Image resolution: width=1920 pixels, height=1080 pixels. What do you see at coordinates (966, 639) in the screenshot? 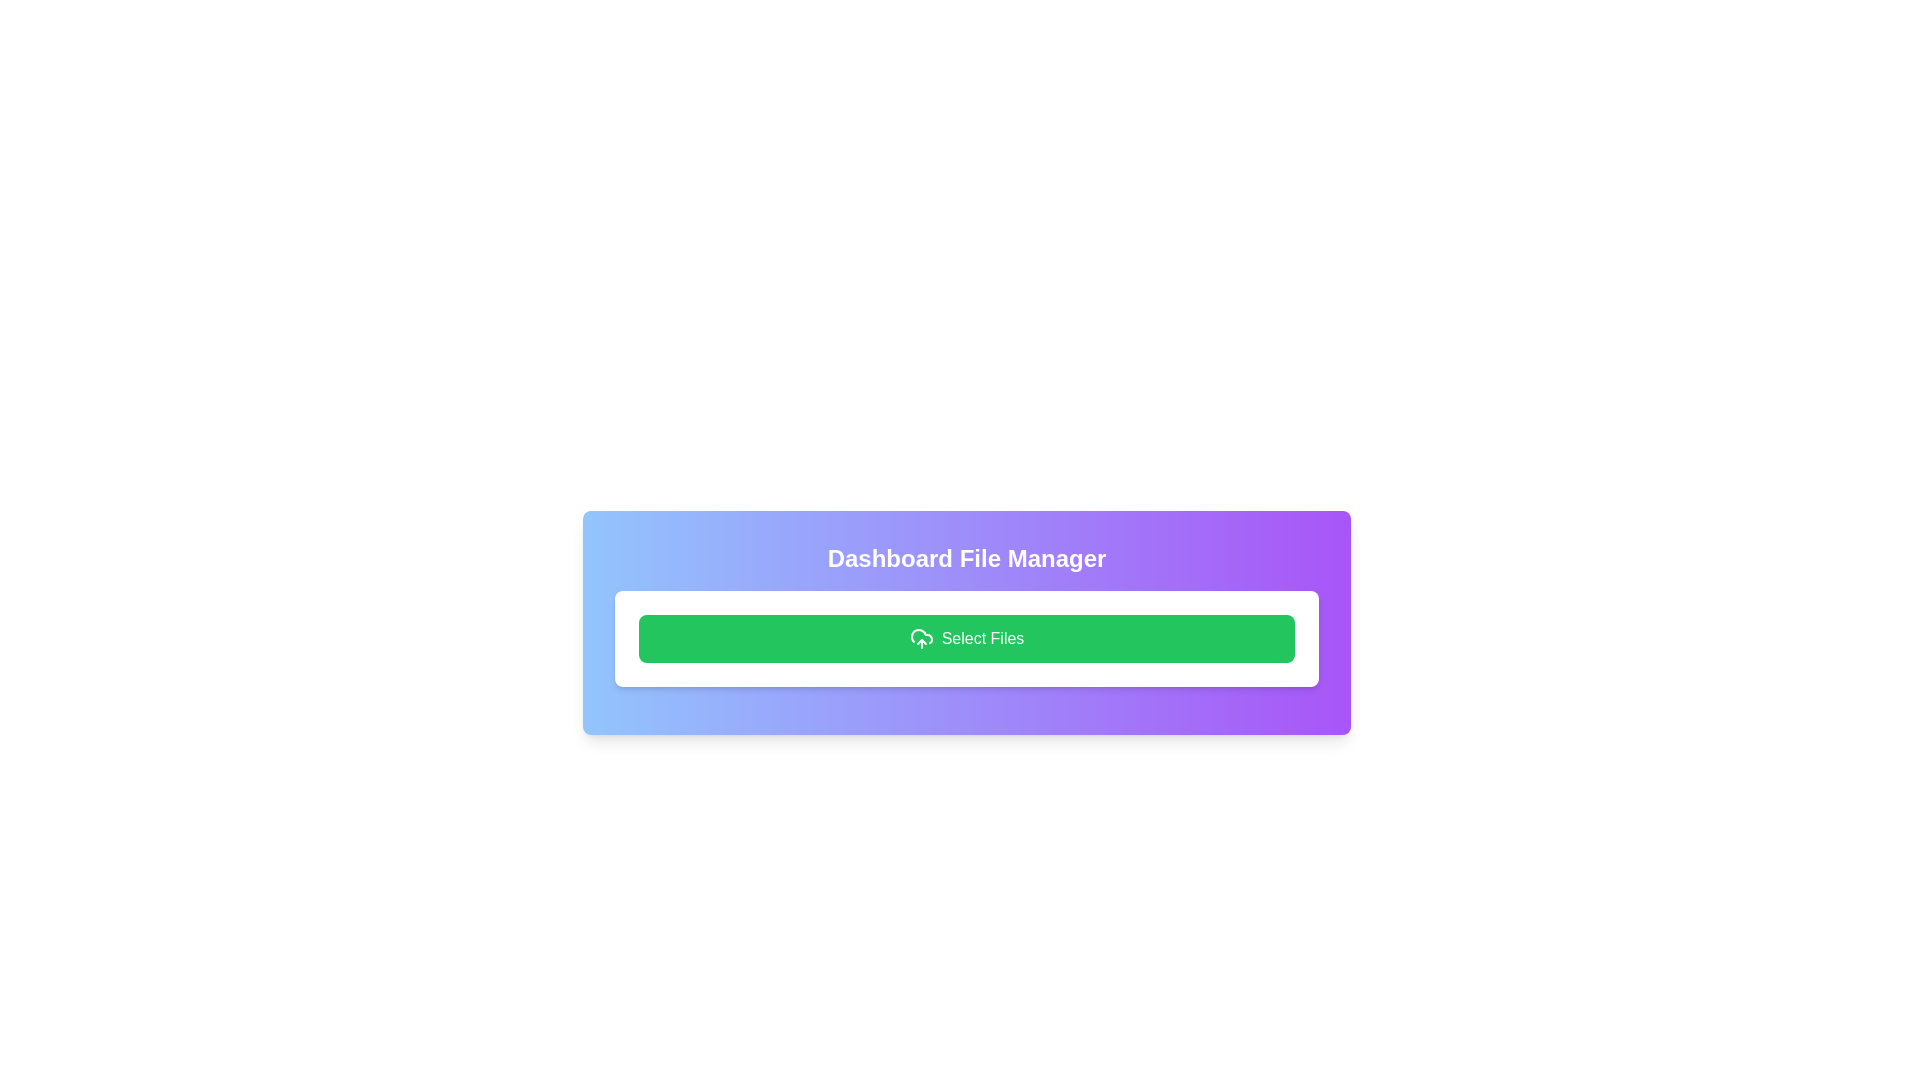
I see `the file selection button located below the 'Dashboard File Manager' title to observe hover effects` at bounding box center [966, 639].